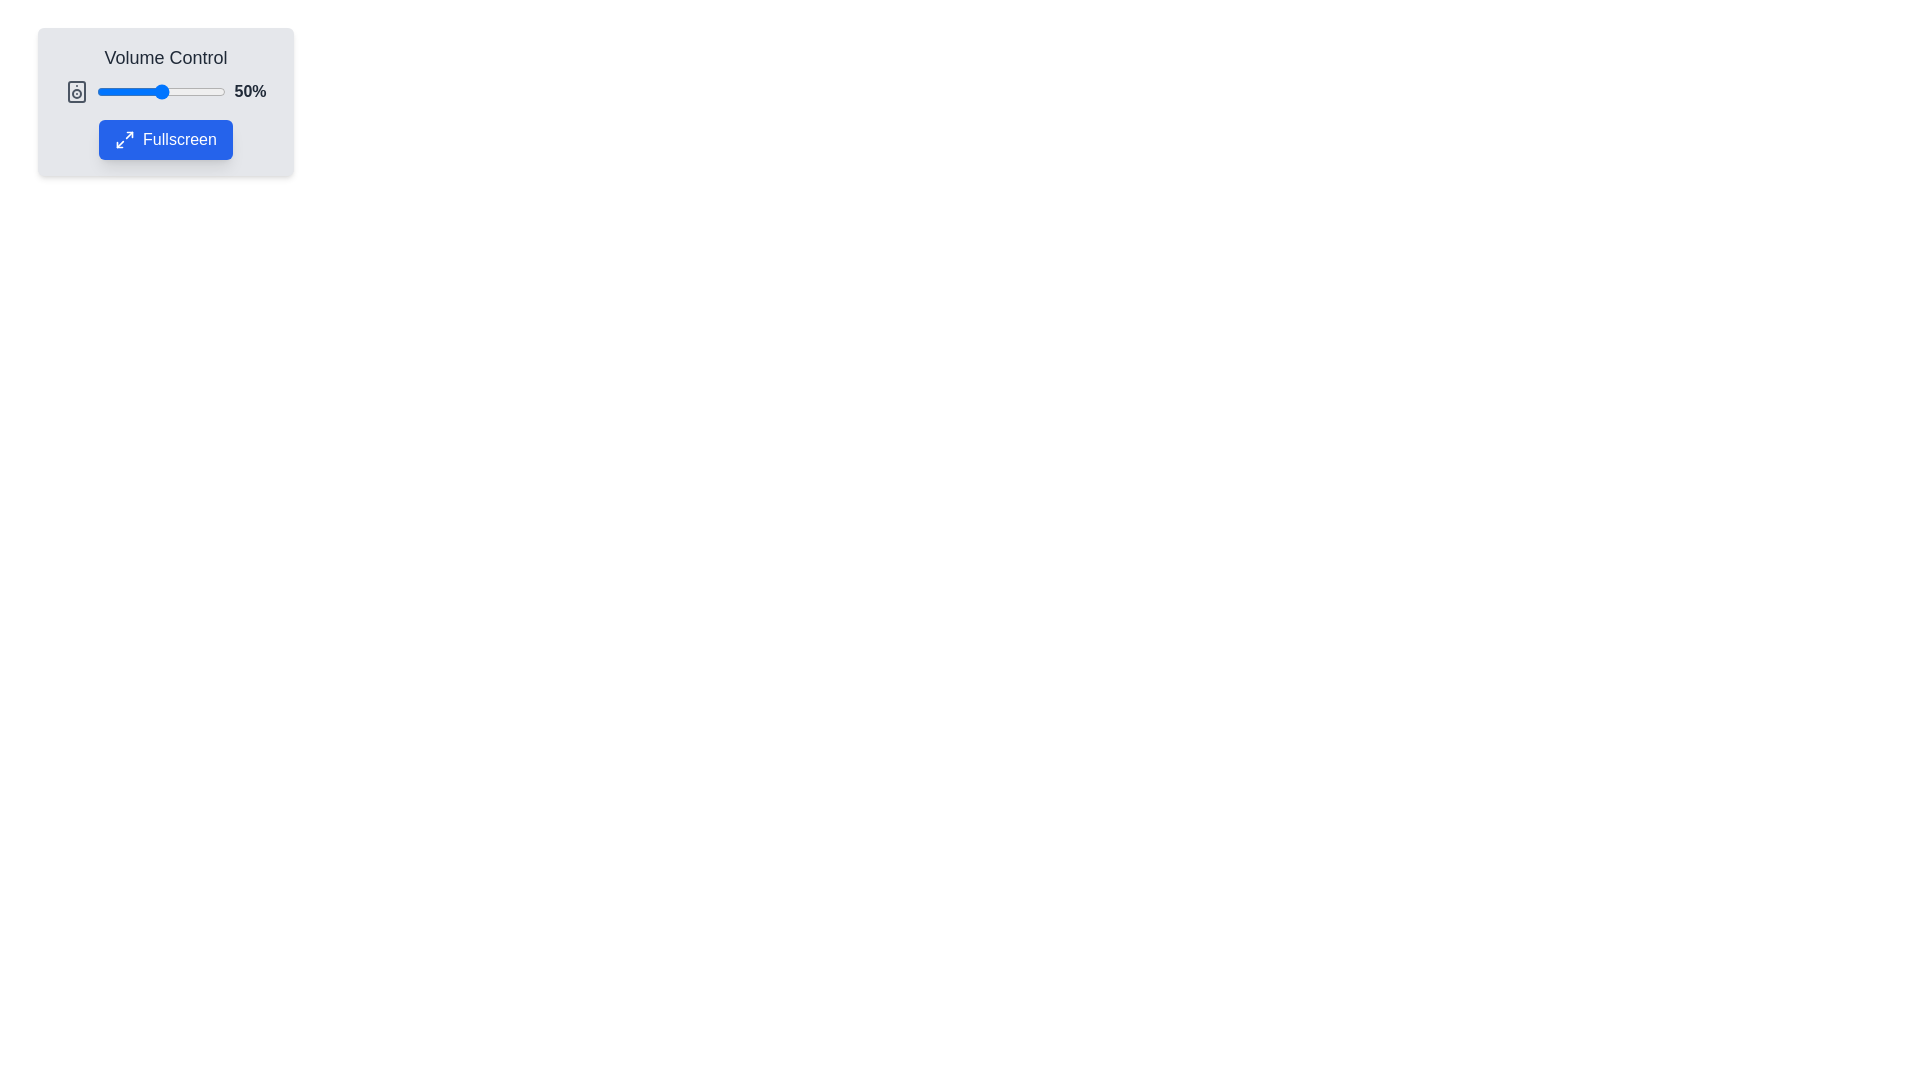 This screenshot has height=1080, width=1920. Describe the element at coordinates (201, 92) in the screenshot. I see `the volume to 81% by dragging the slider` at that location.